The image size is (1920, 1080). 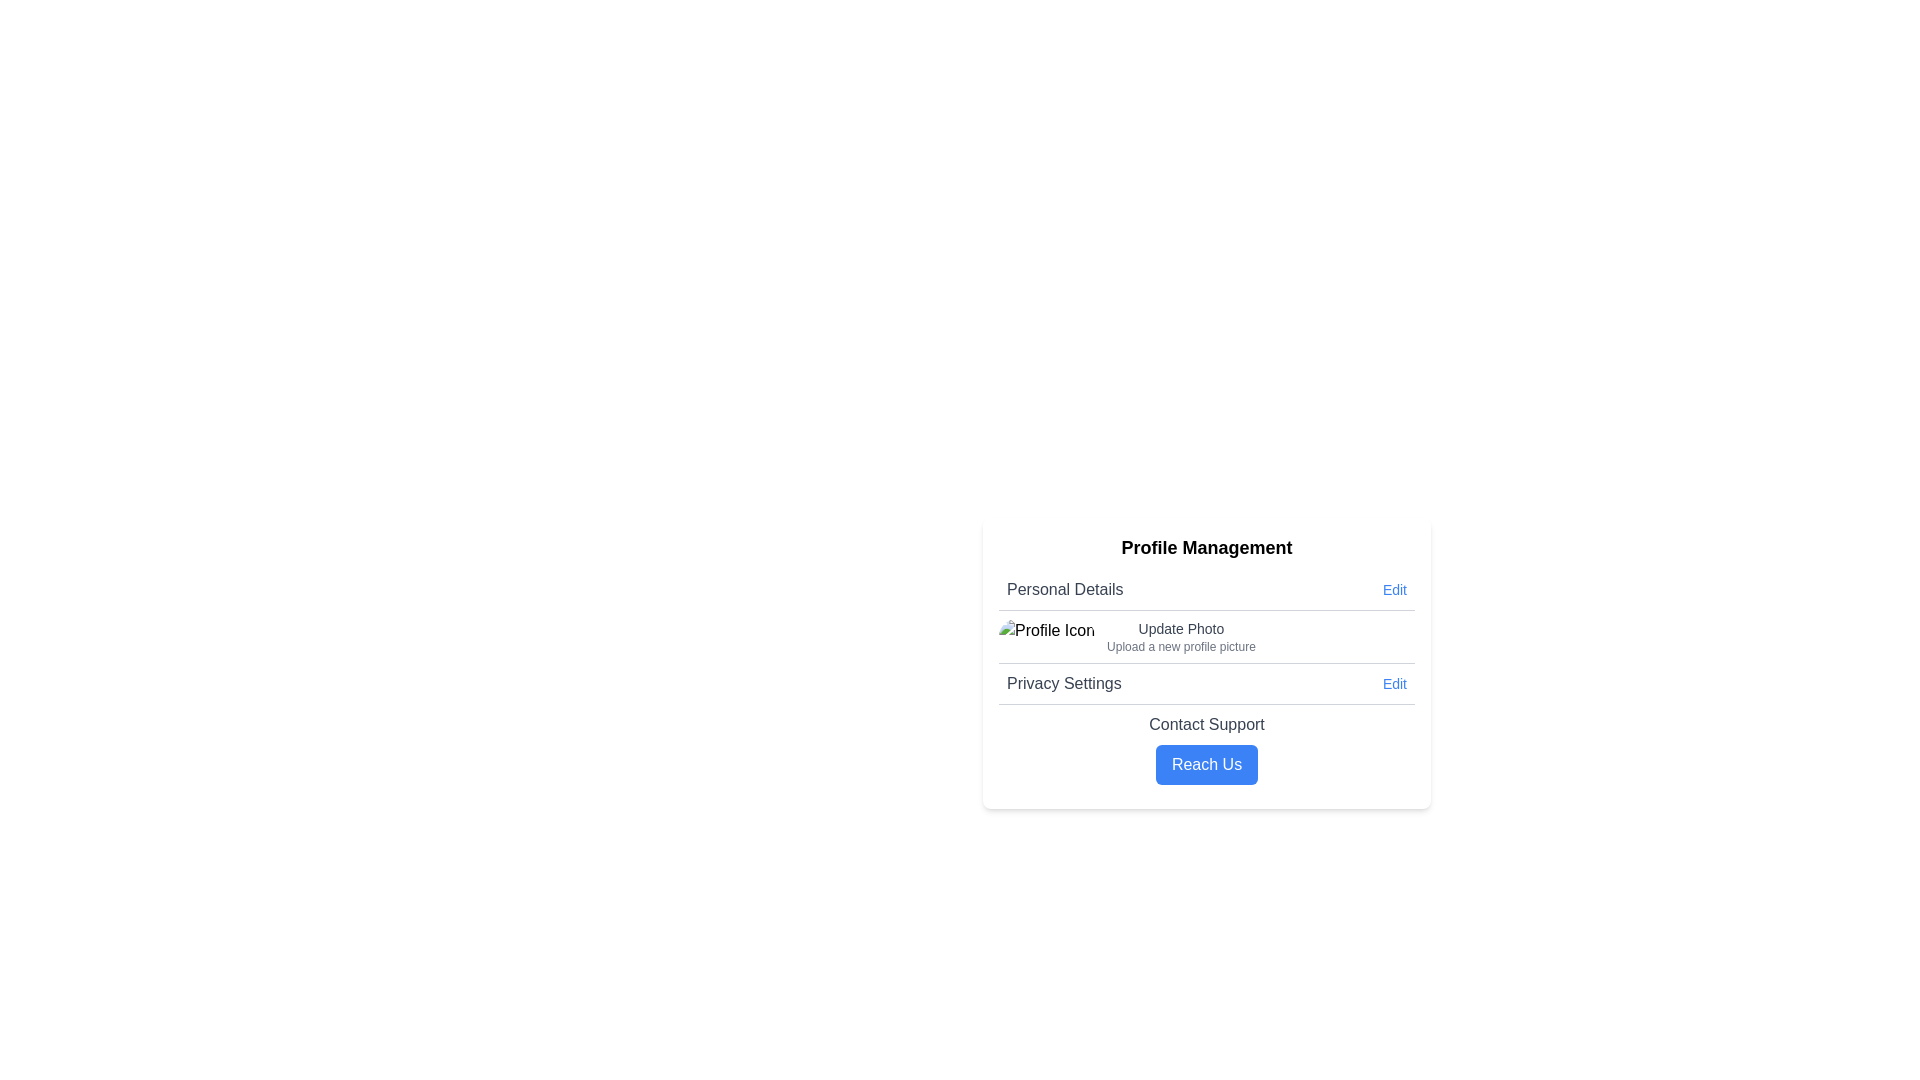 What do you see at coordinates (1205, 663) in the screenshot?
I see `the Separator line located below the 'Update Photo' section, which visually separates it from the 'Privacy Settings' section` at bounding box center [1205, 663].